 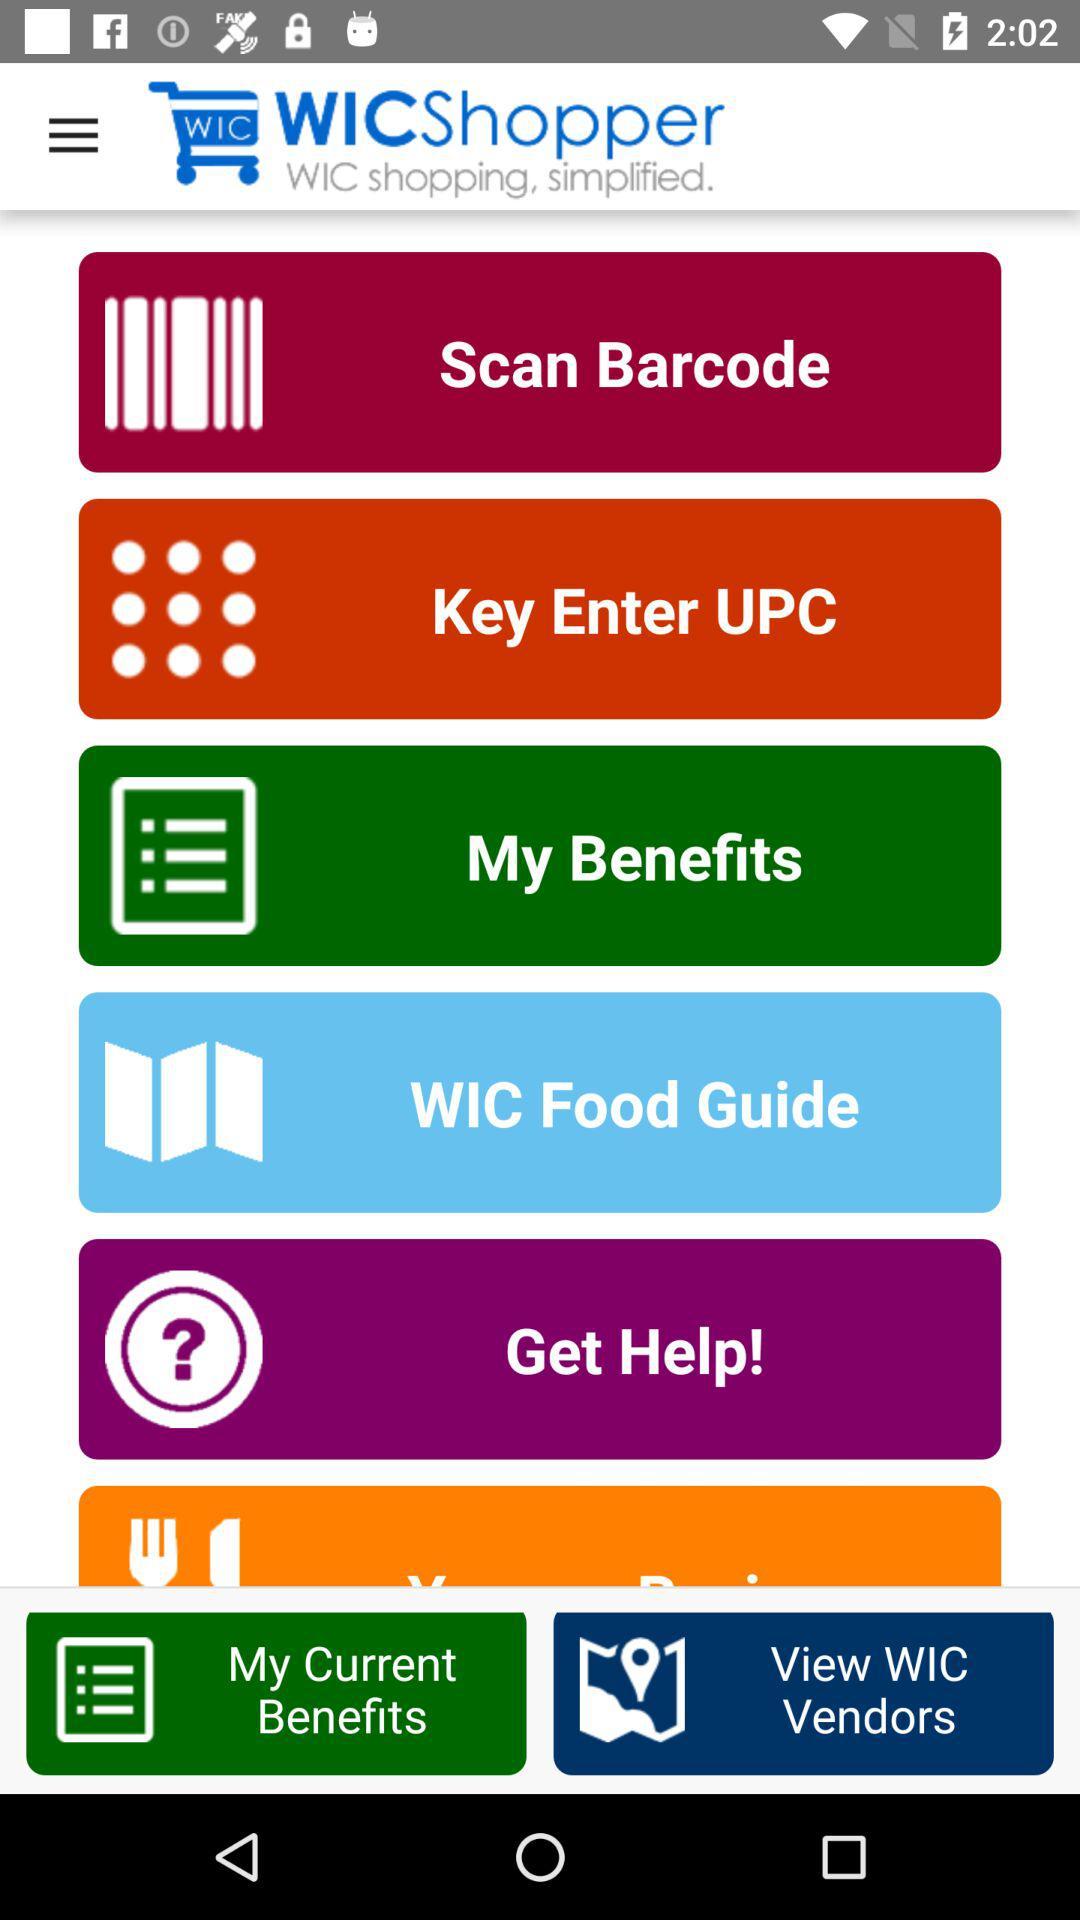 I want to click on the key enter upc item, so click(x=620, y=608).